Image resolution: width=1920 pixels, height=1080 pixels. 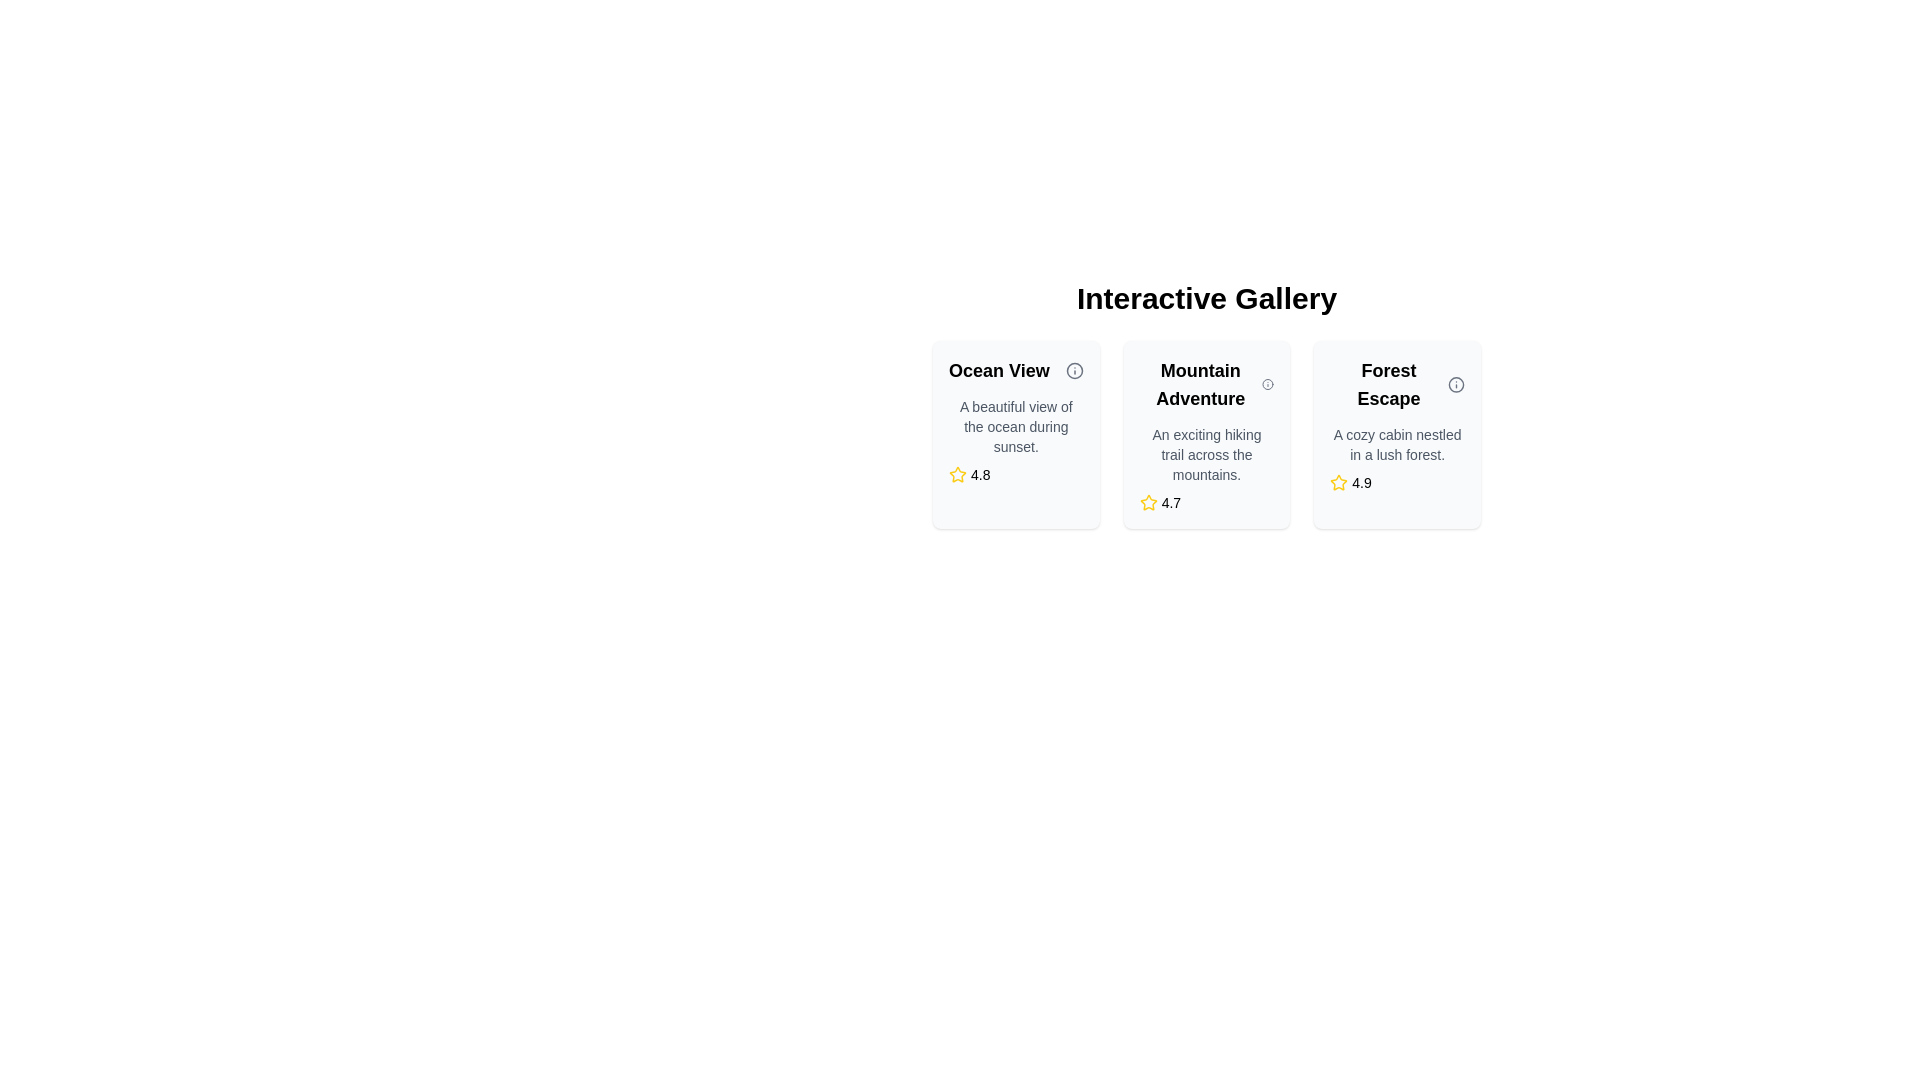 I want to click on the information tooltip icon located to the right of the 'Mountain Adventure' text, so click(x=1266, y=385).